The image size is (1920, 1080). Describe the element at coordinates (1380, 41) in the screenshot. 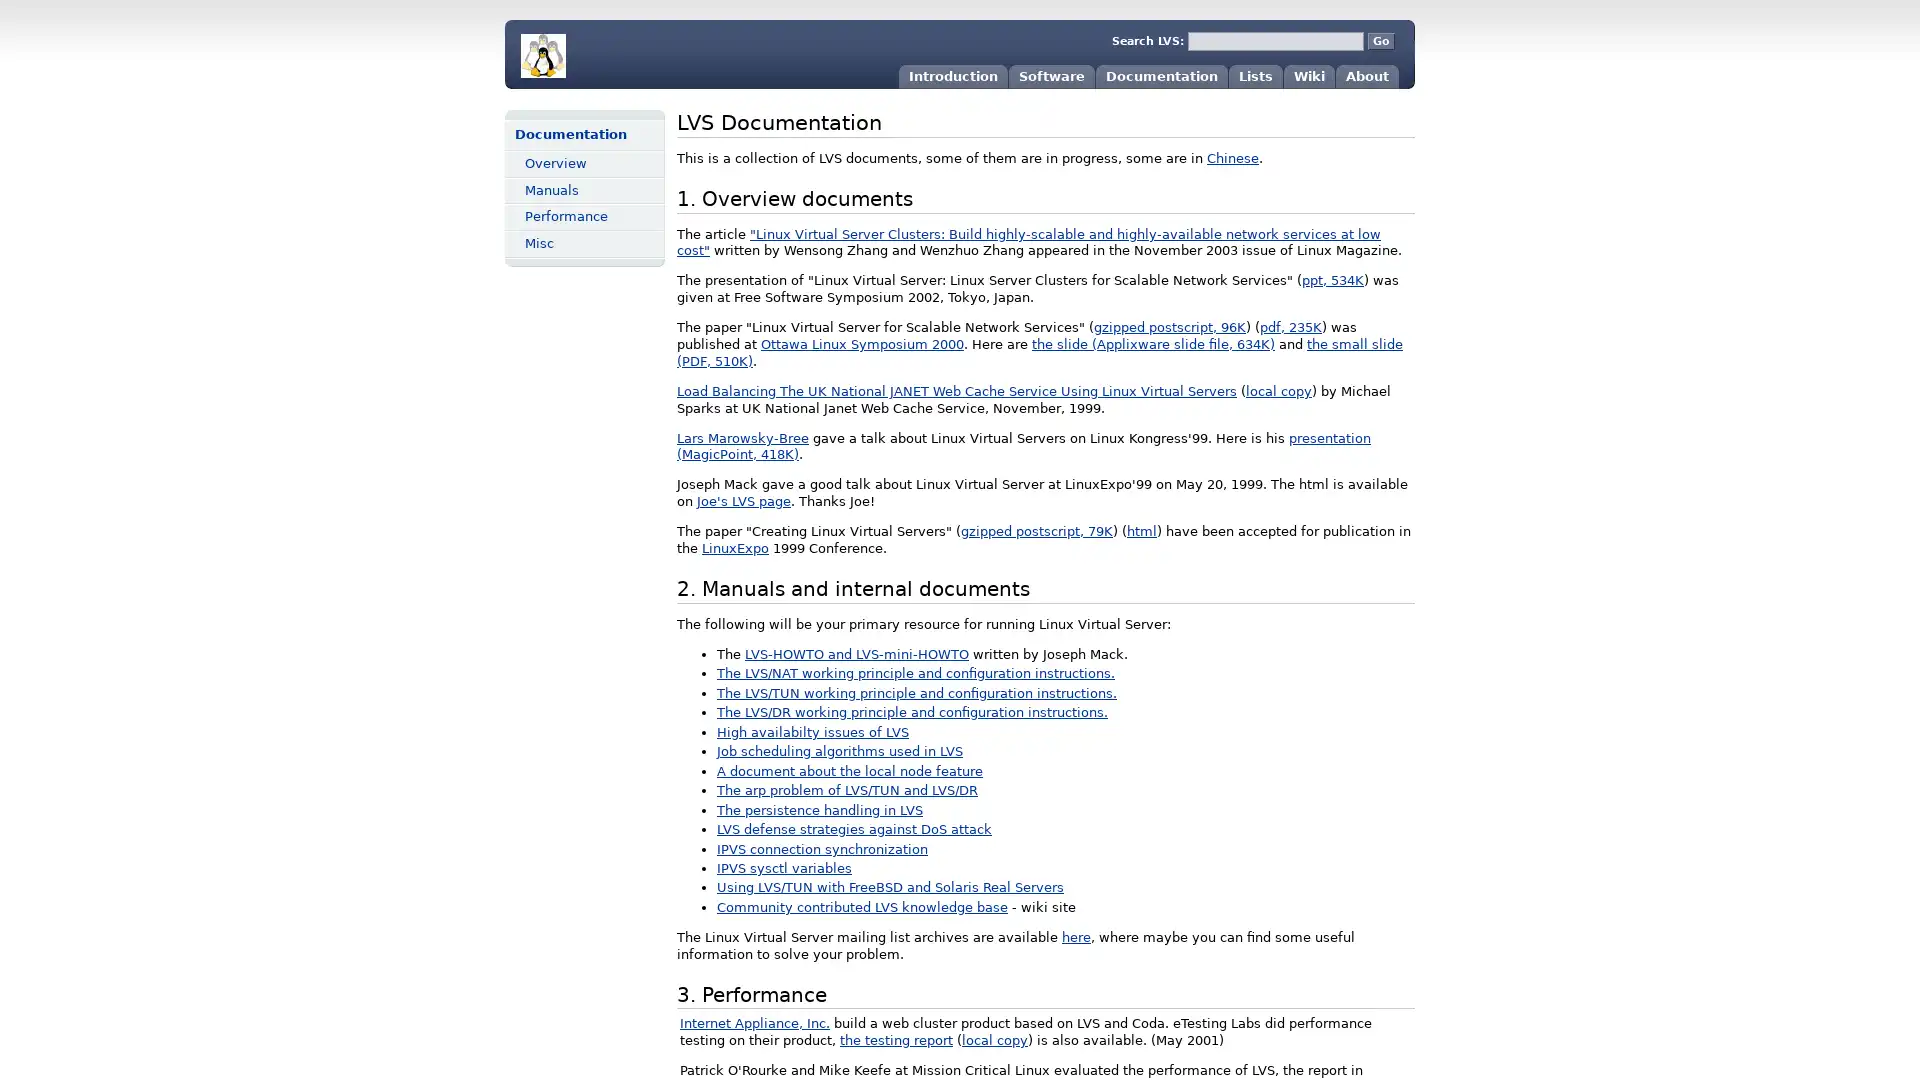

I see `Go` at that location.